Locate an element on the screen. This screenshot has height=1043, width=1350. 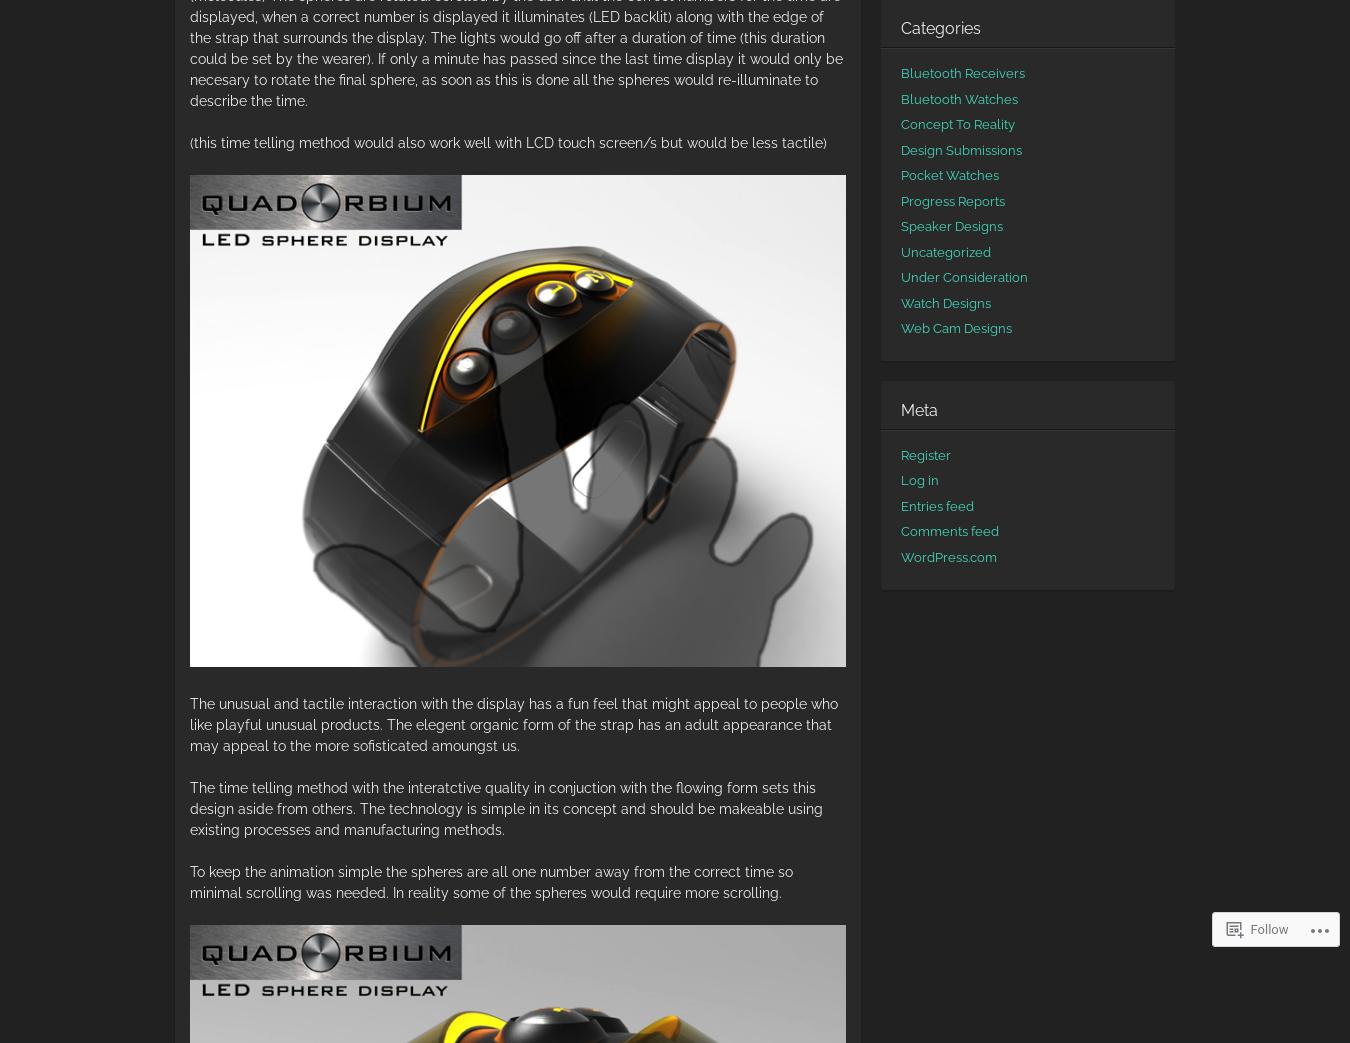
'Follow' is located at coordinates (1269, 928).